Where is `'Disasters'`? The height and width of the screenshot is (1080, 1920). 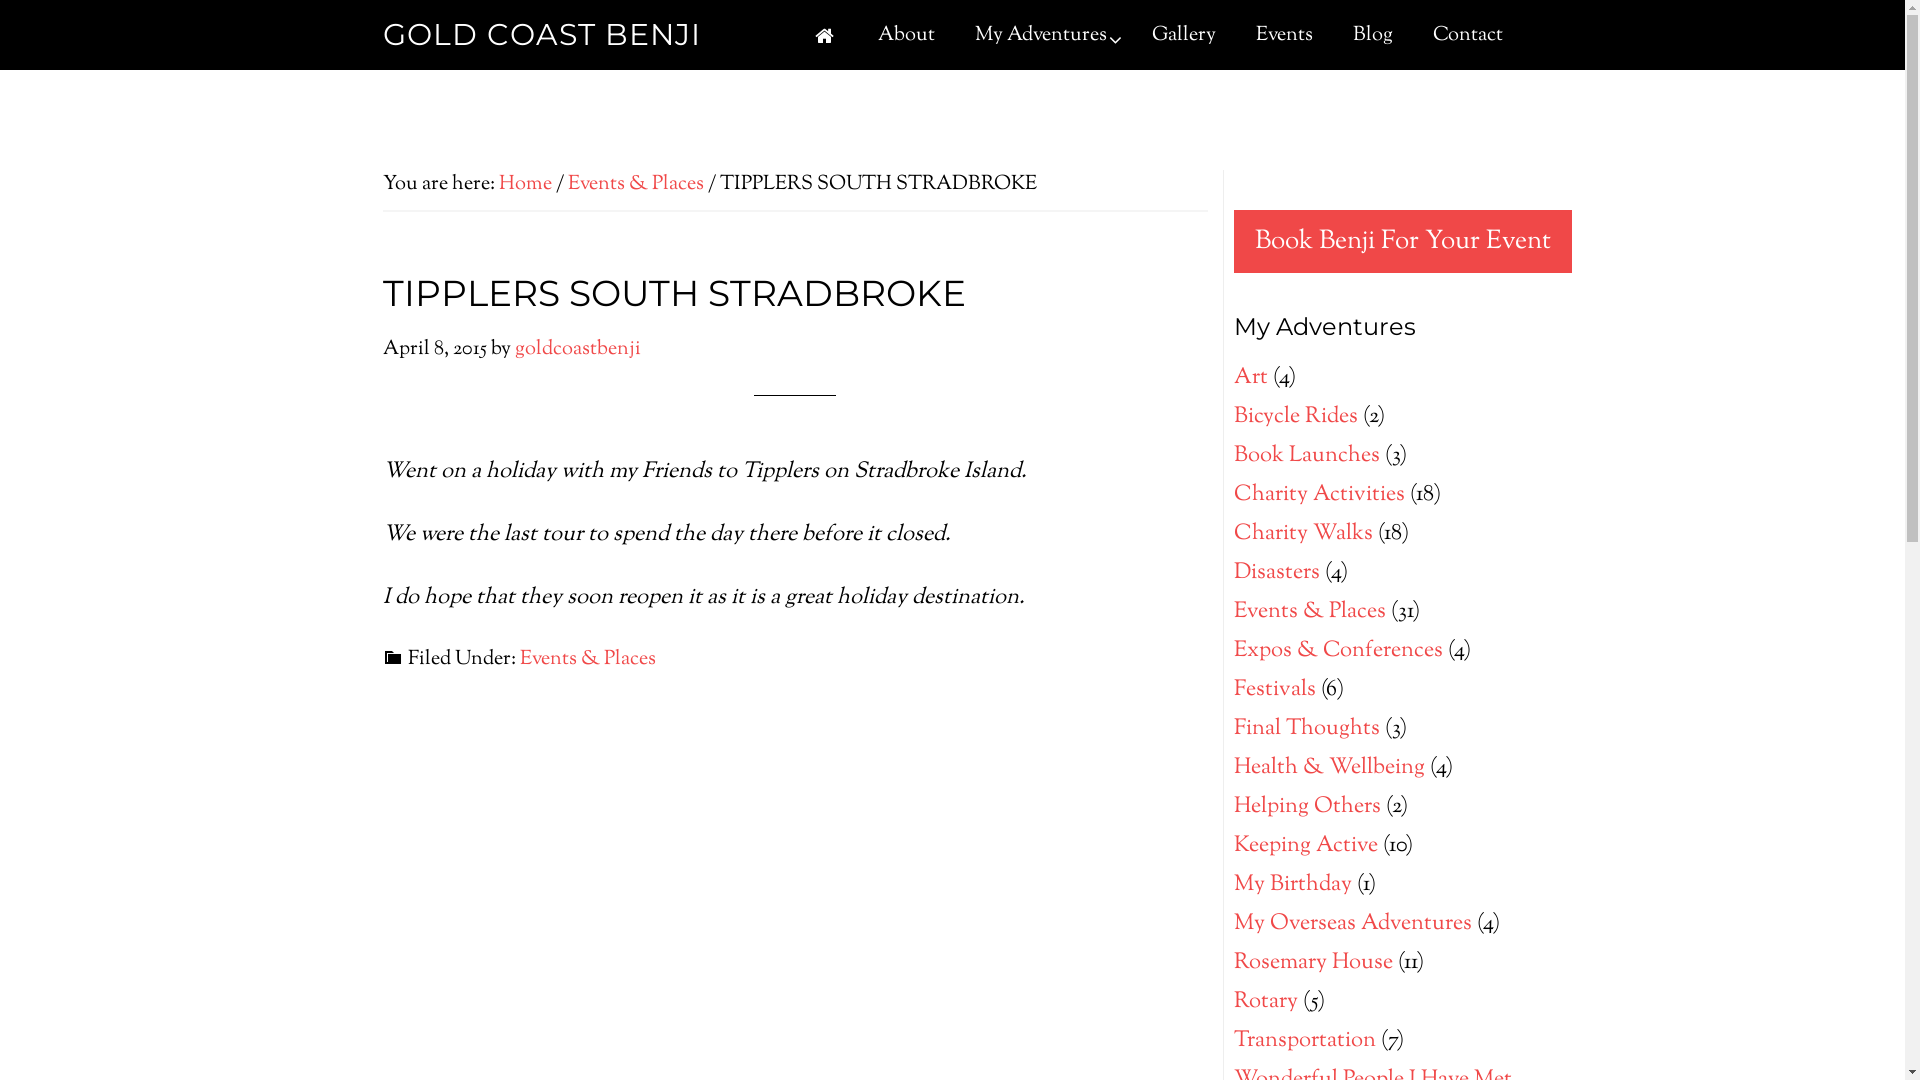
'Disasters' is located at coordinates (1275, 573).